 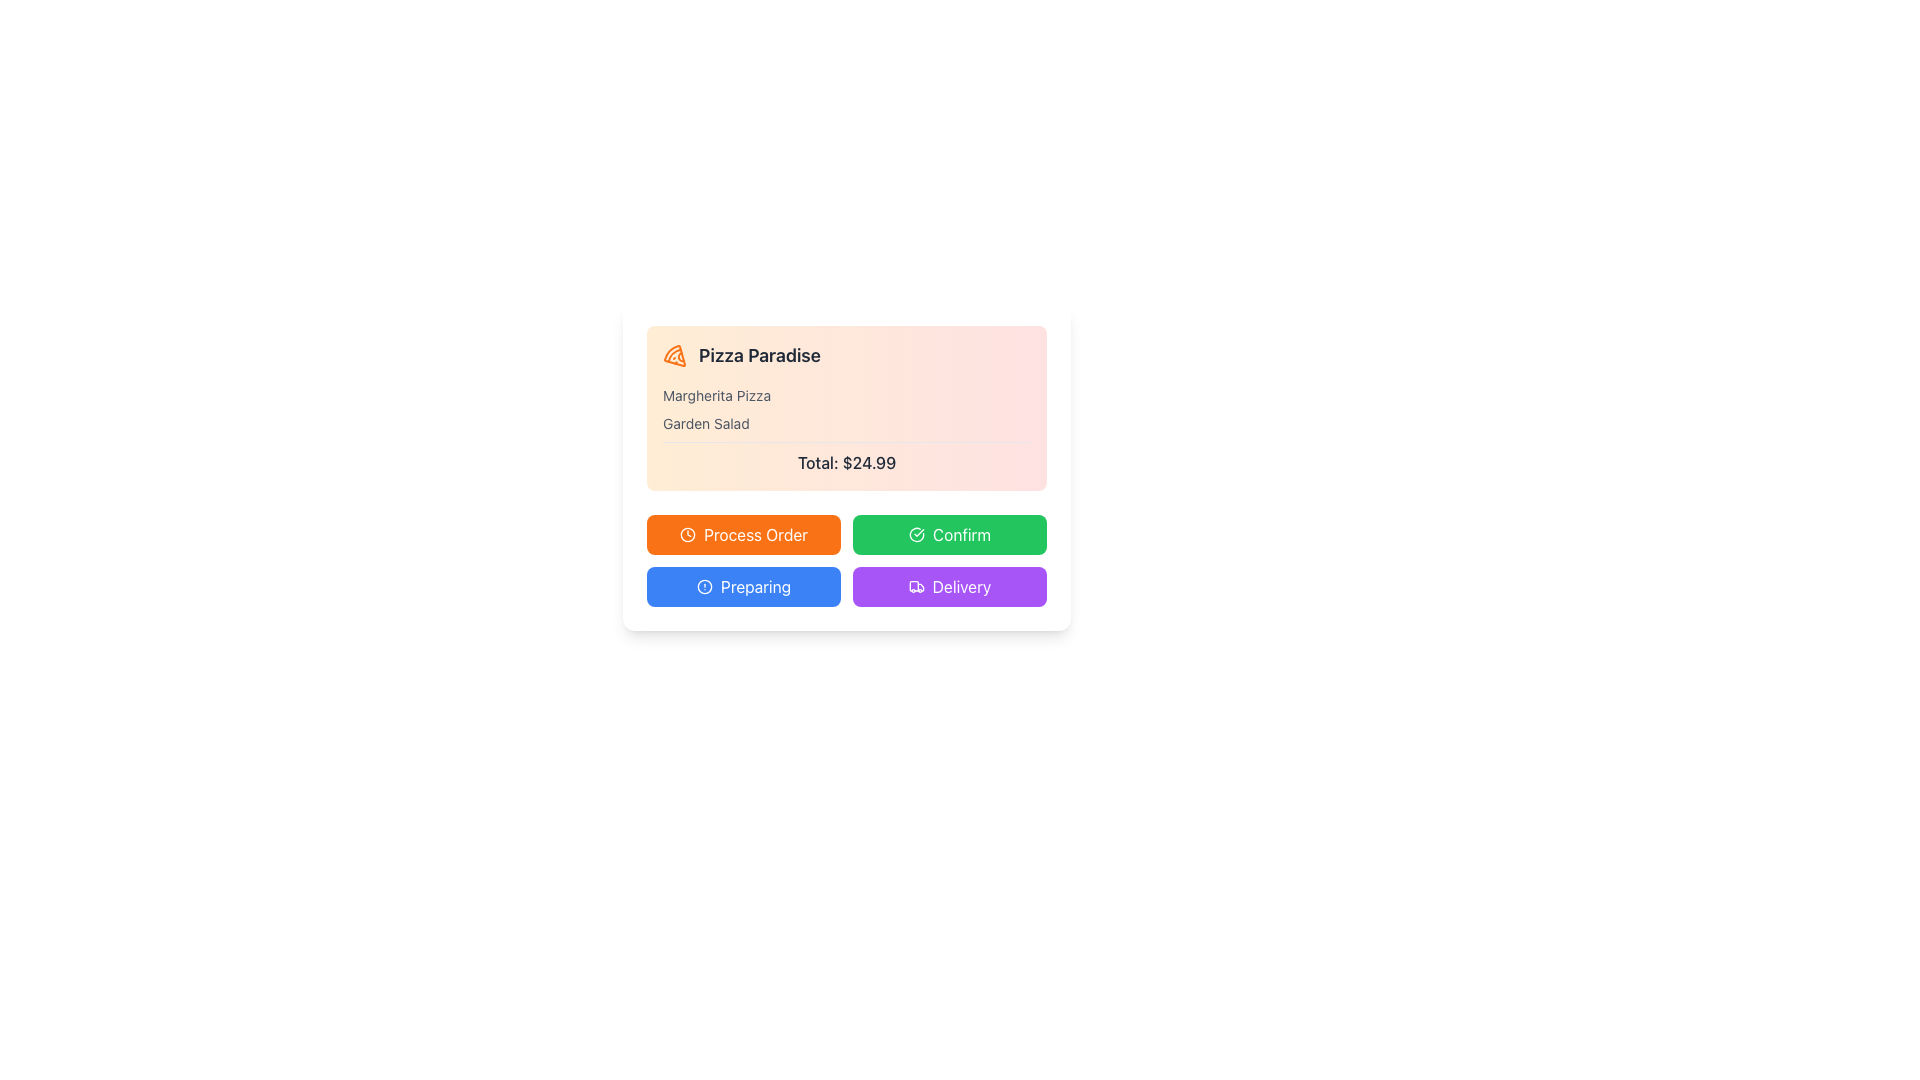 I want to click on the 'Preparing' phase button located in the lower left quadrant of the grid, which is the third button from the left and directly below the 'Process Order' button, so click(x=743, y=585).